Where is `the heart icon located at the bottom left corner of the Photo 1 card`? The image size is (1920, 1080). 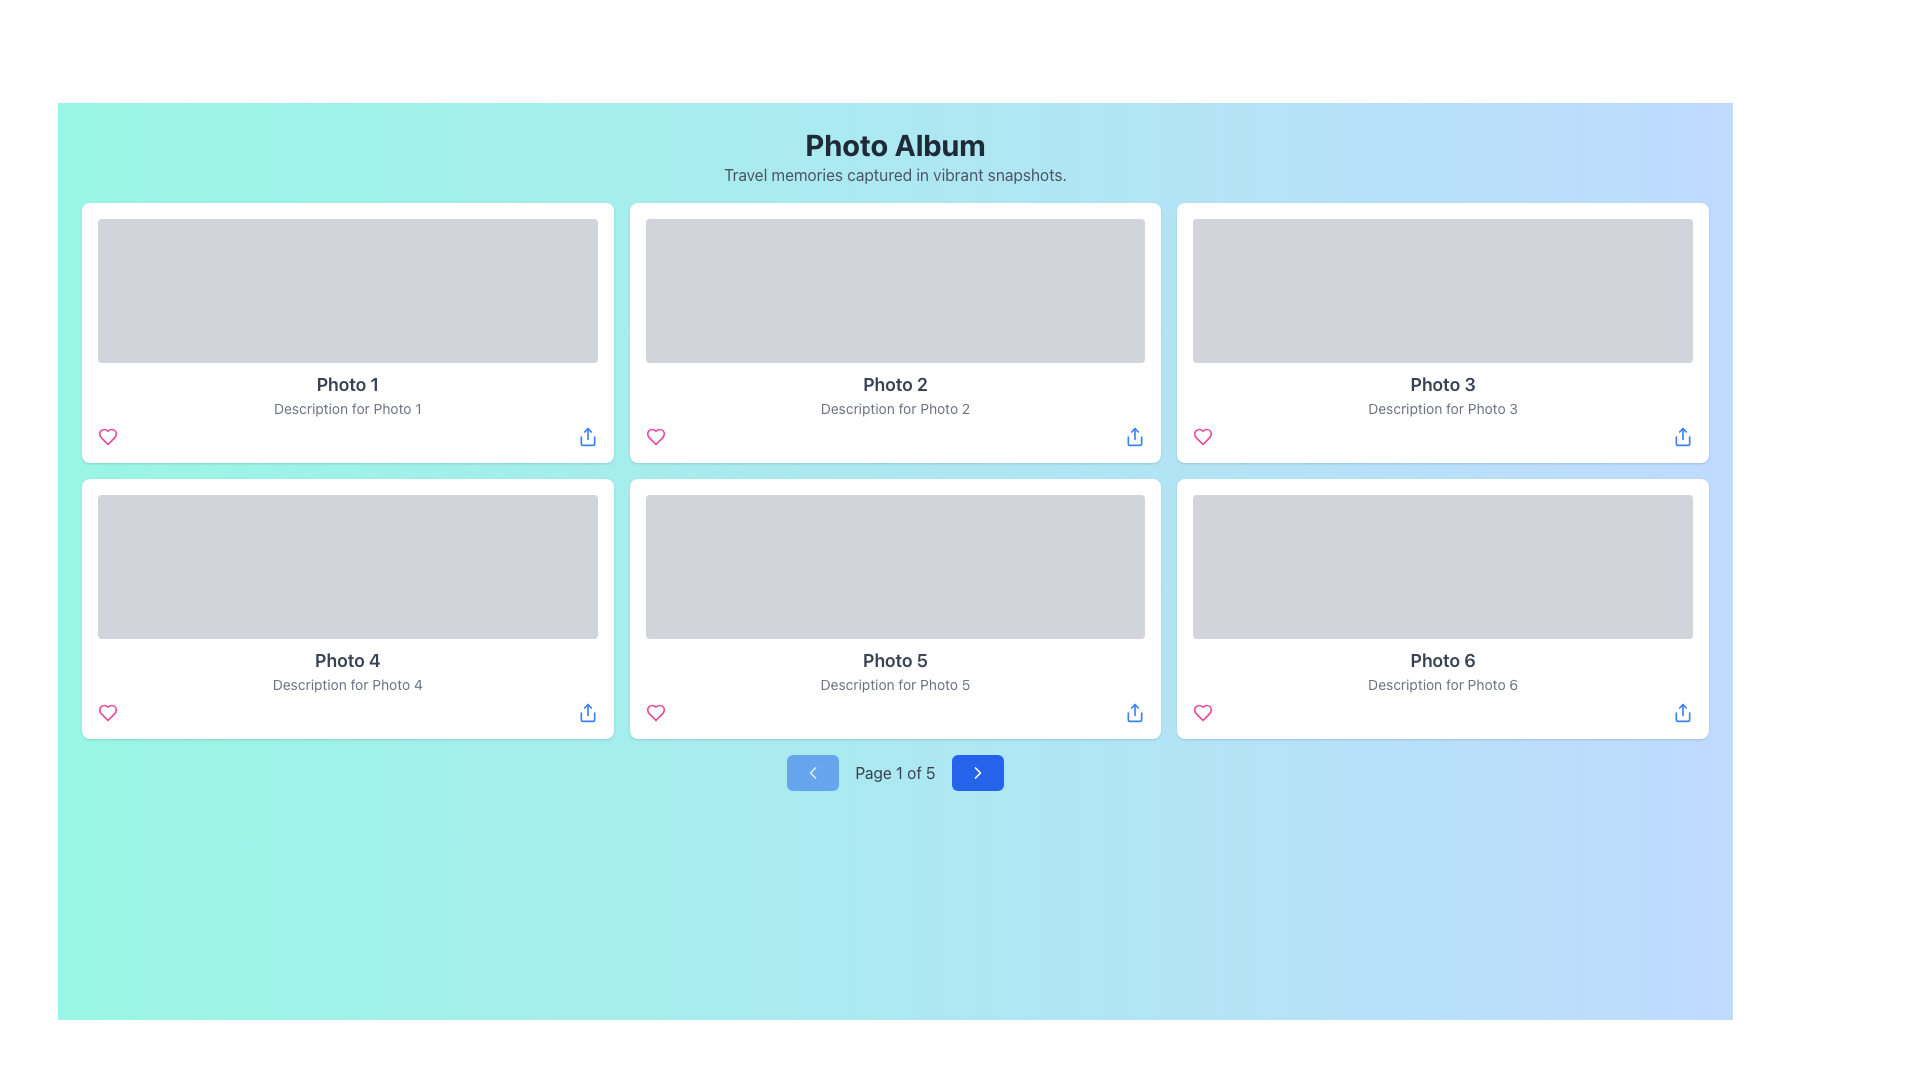 the heart icon located at the bottom left corner of the Photo 1 card is located at coordinates (655, 435).